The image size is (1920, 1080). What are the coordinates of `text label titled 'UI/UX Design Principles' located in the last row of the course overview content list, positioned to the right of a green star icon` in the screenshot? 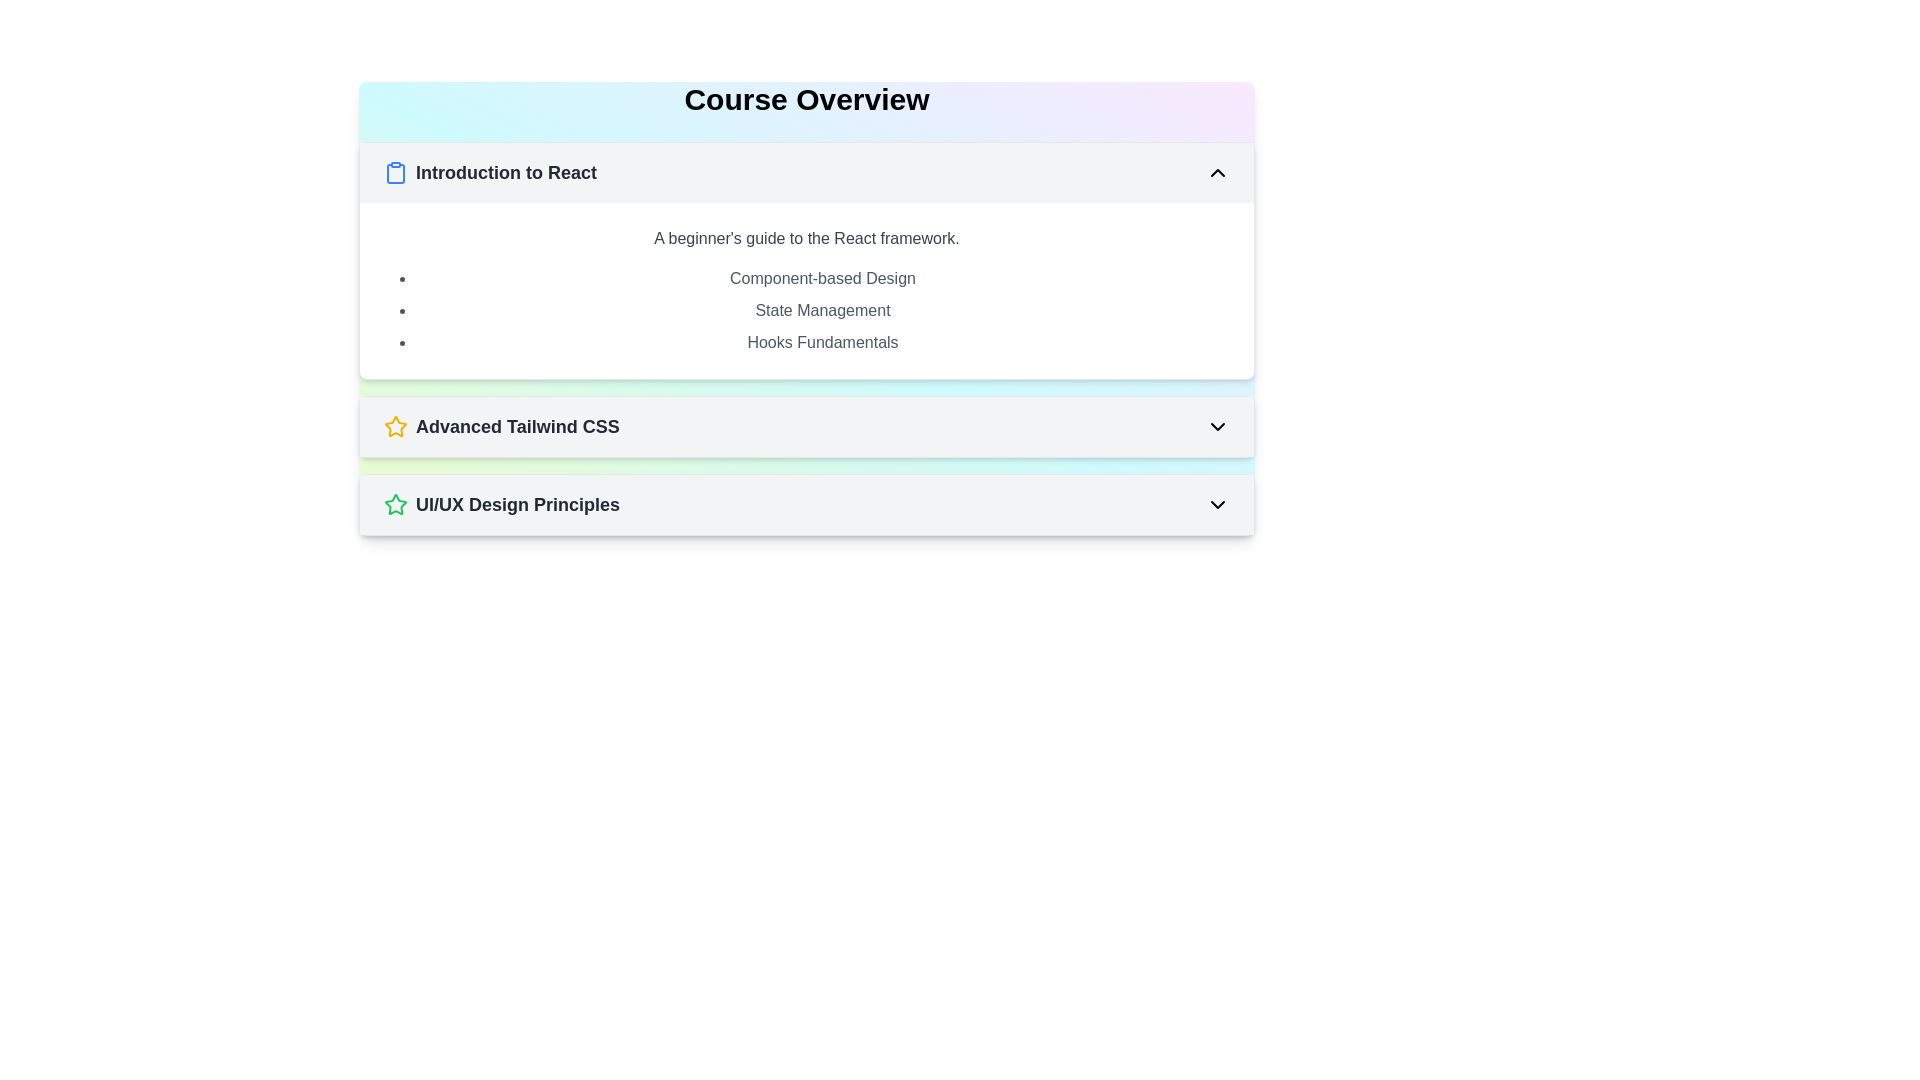 It's located at (518, 504).